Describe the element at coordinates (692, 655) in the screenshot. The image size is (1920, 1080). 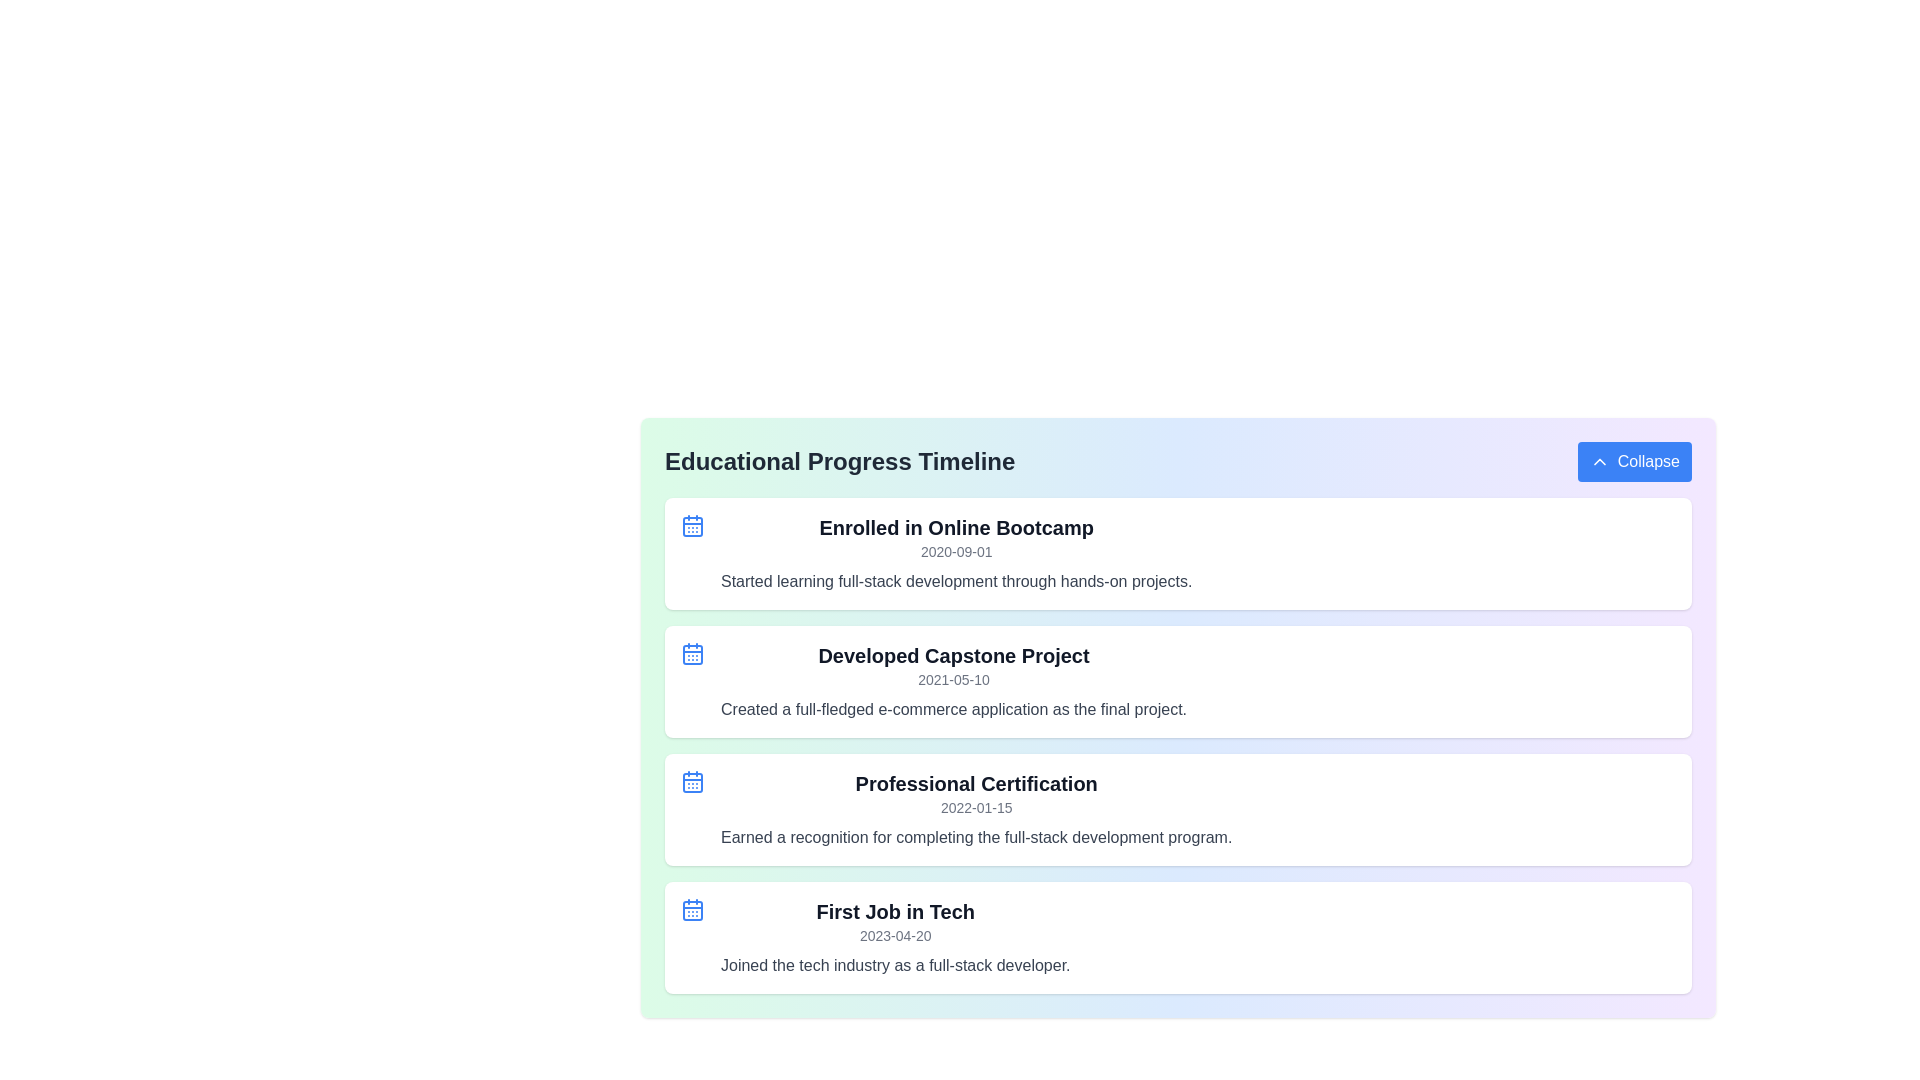
I see `the calendar icon represented by a rectangular shape with rounded corners, which denotes the date 'Developed Capstone Project'` at that location.